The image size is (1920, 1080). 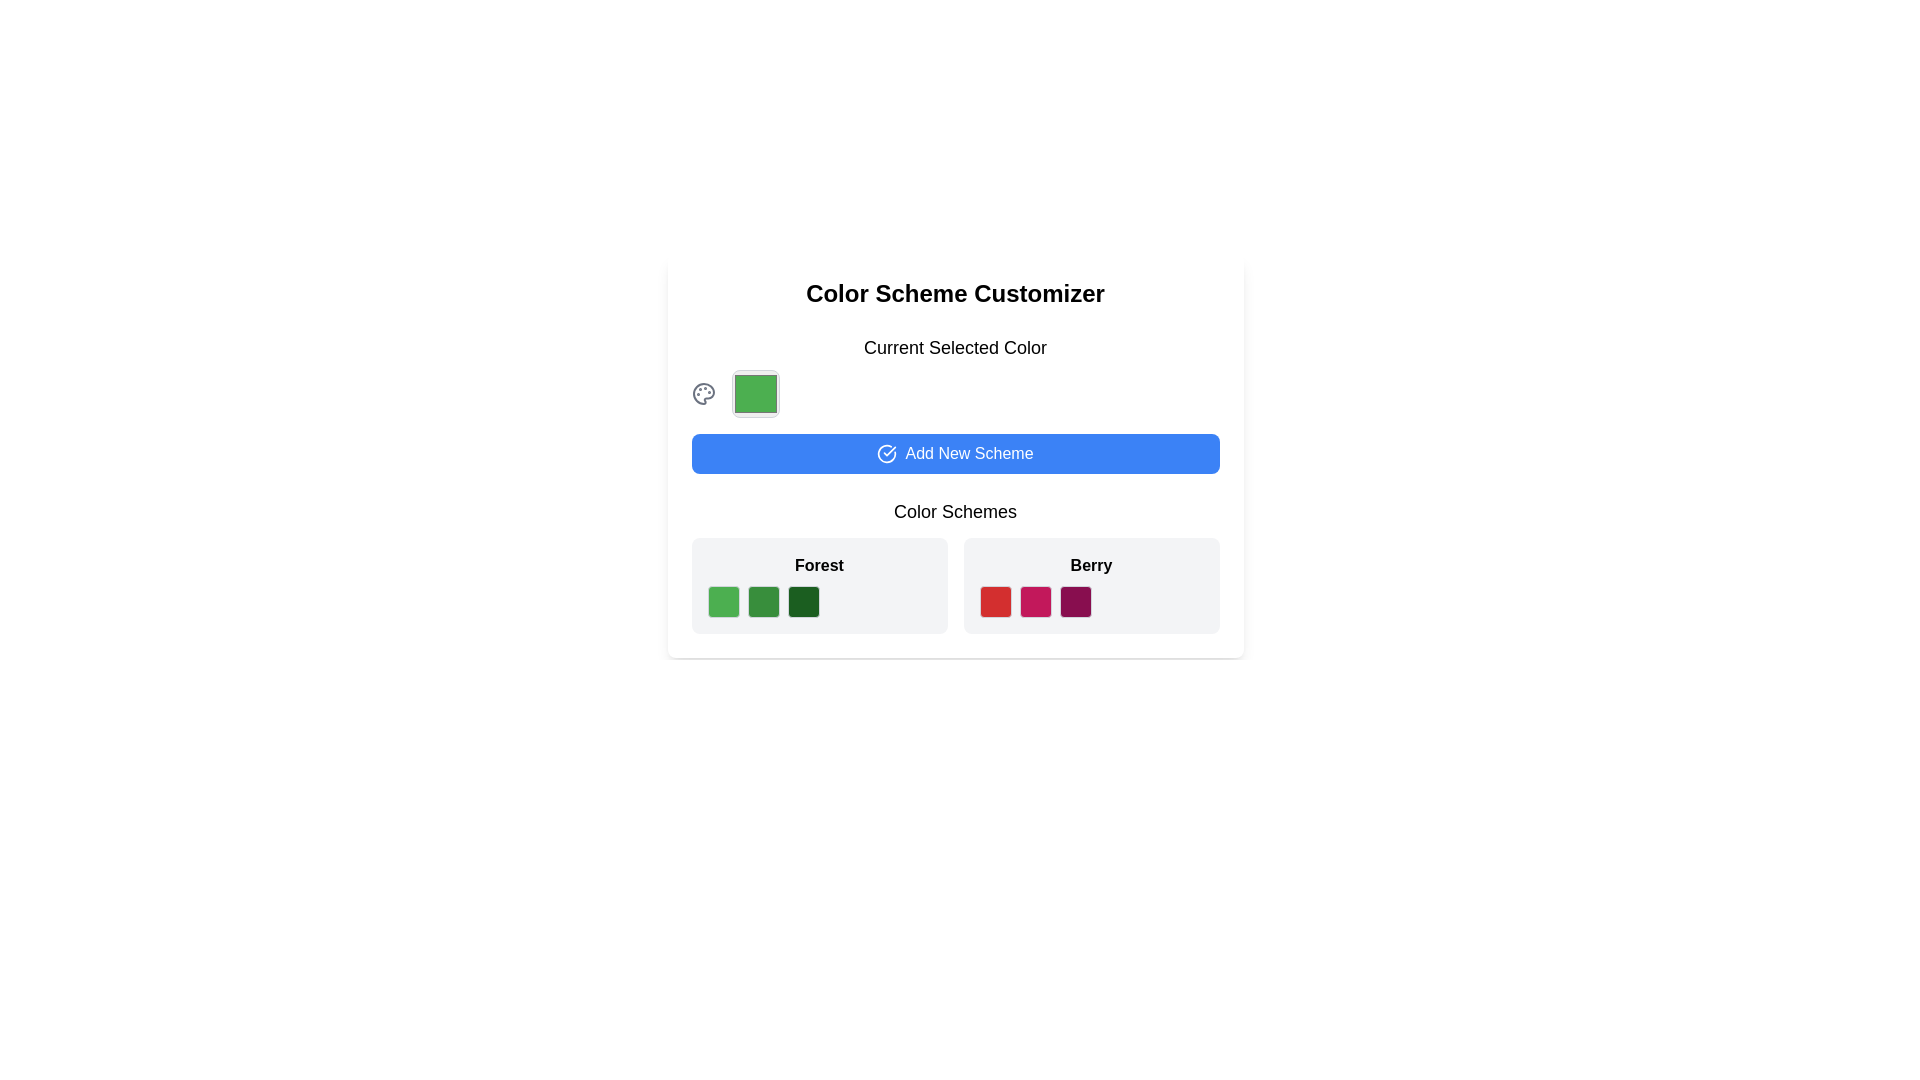 What do you see at coordinates (1035, 600) in the screenshot?
I see `the second static colored square with a deep pink hue in the Color Schemes section under the Berry color scheme` at bounding box center [1035, 600].